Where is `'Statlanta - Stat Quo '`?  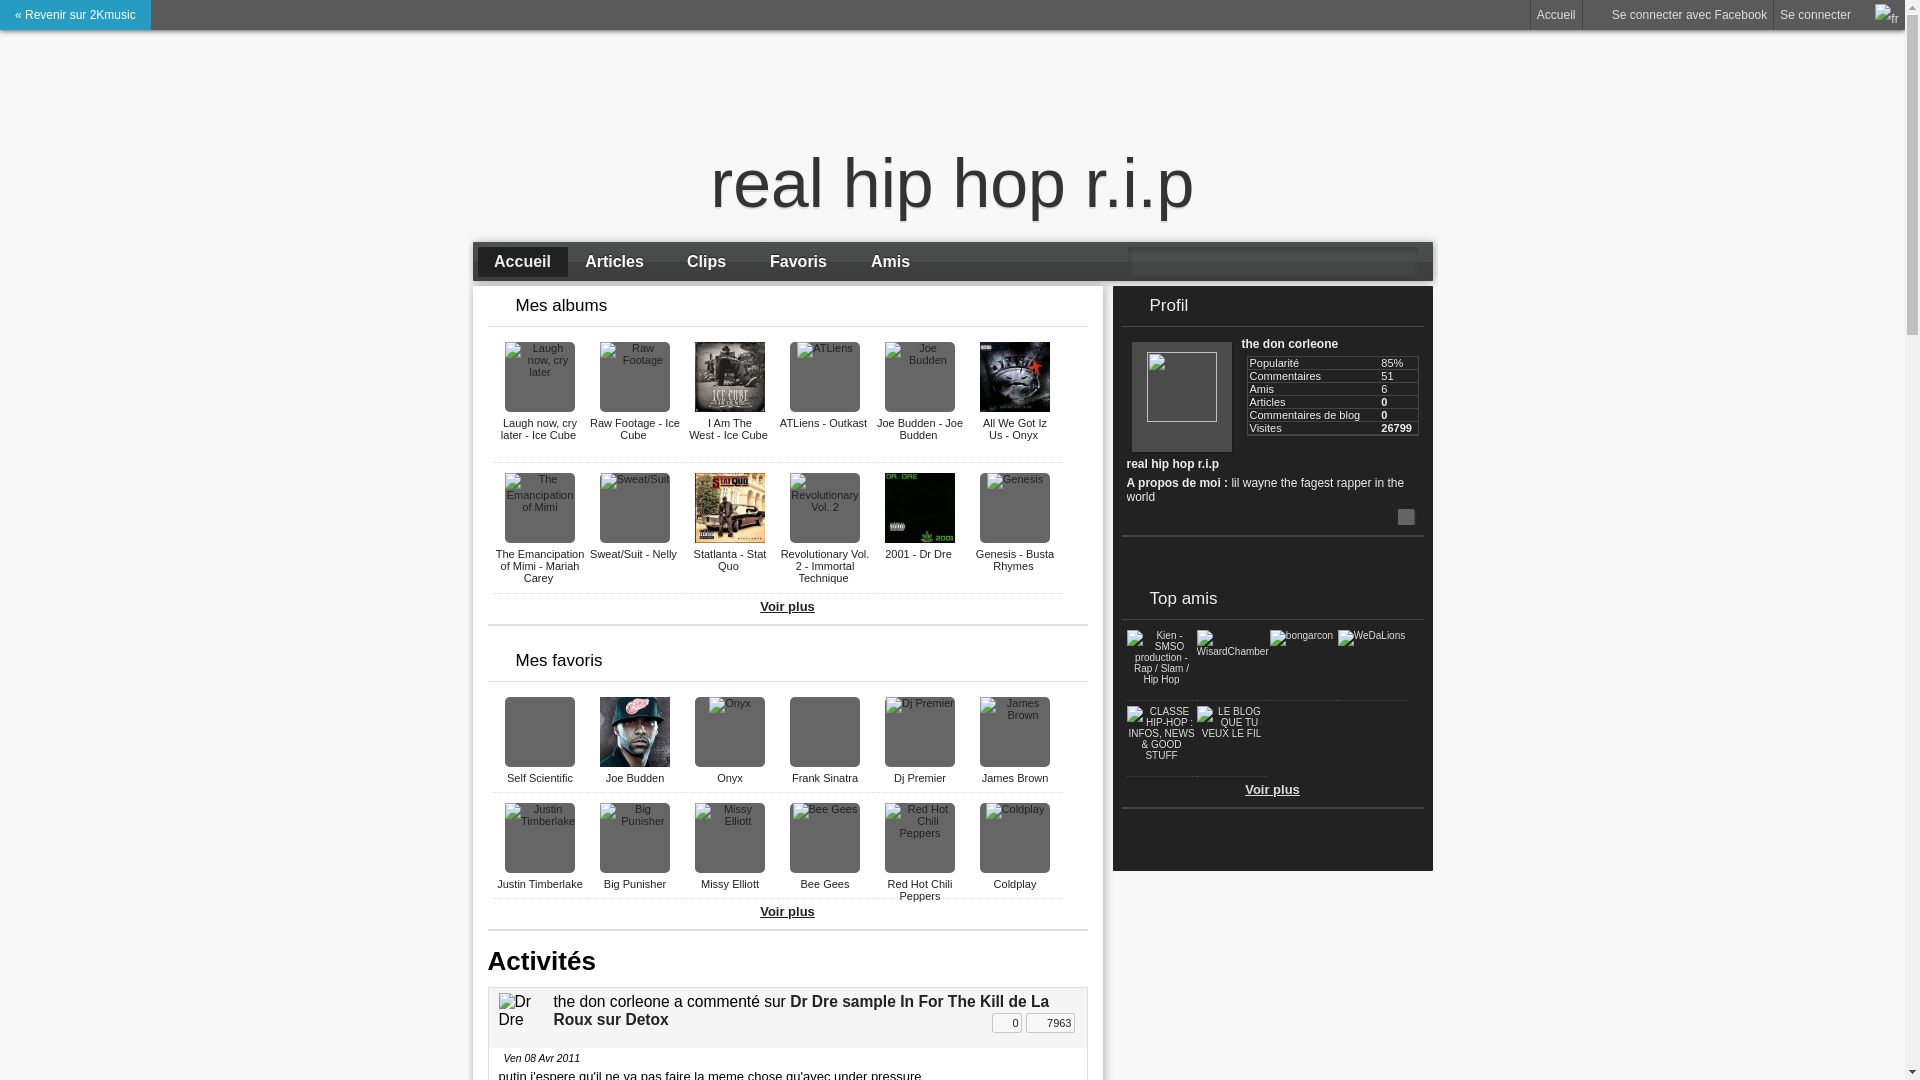
'Statlanta - Stat Quo ' is located at coordinates (729, 559).